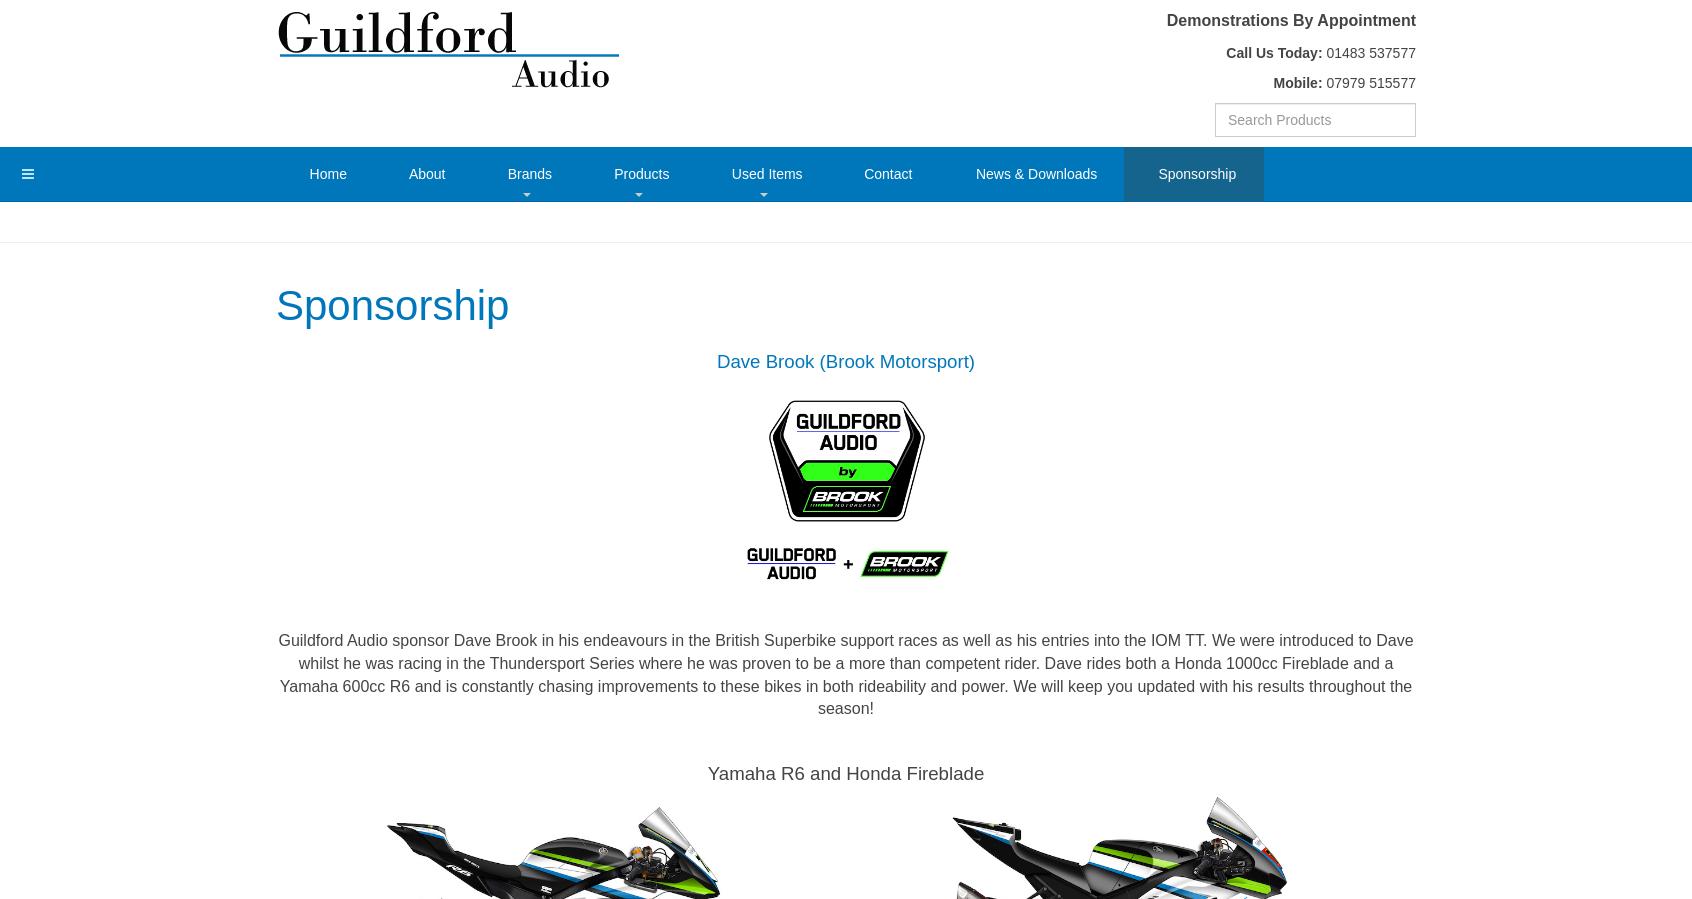 This screenshot has width=1692, height=899. Describe the element at coordinates (1035, 172) in the screenshot. I see `'News & Downloads'` at that location.